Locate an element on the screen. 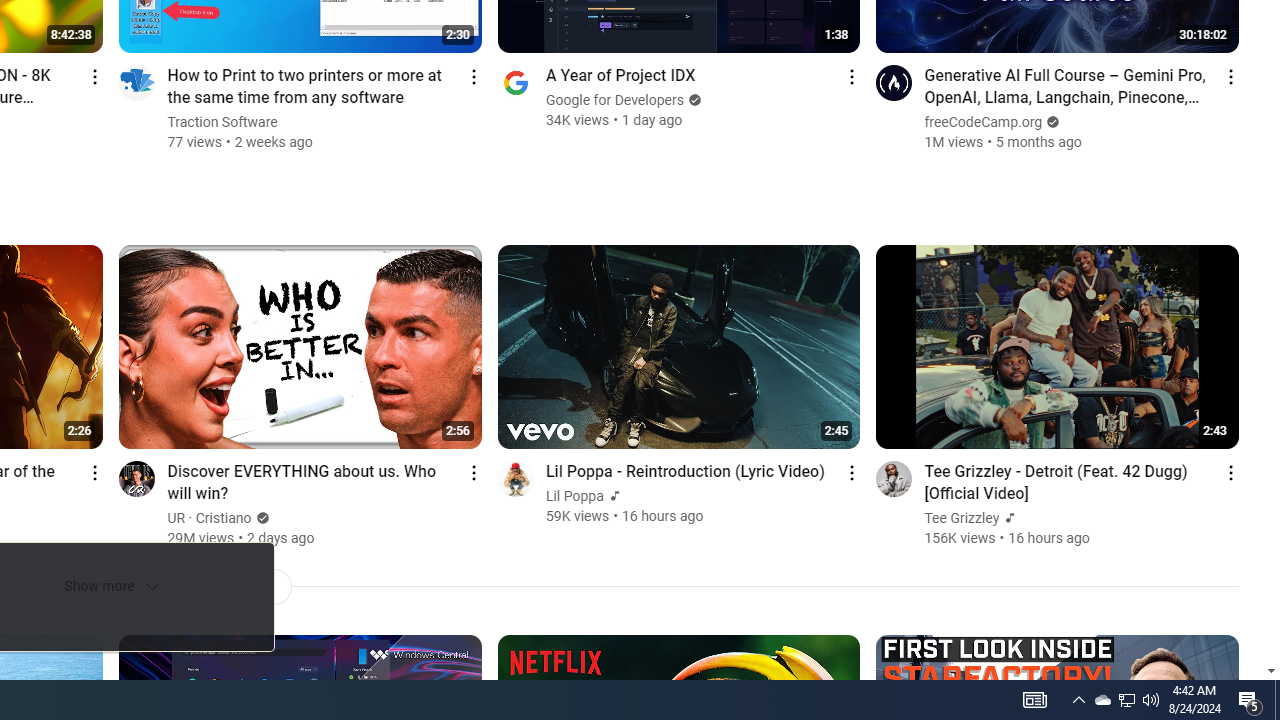 The width and height of the screenshot is (1280, 720). 'Go to channel' is located at coordinates (893, 478).